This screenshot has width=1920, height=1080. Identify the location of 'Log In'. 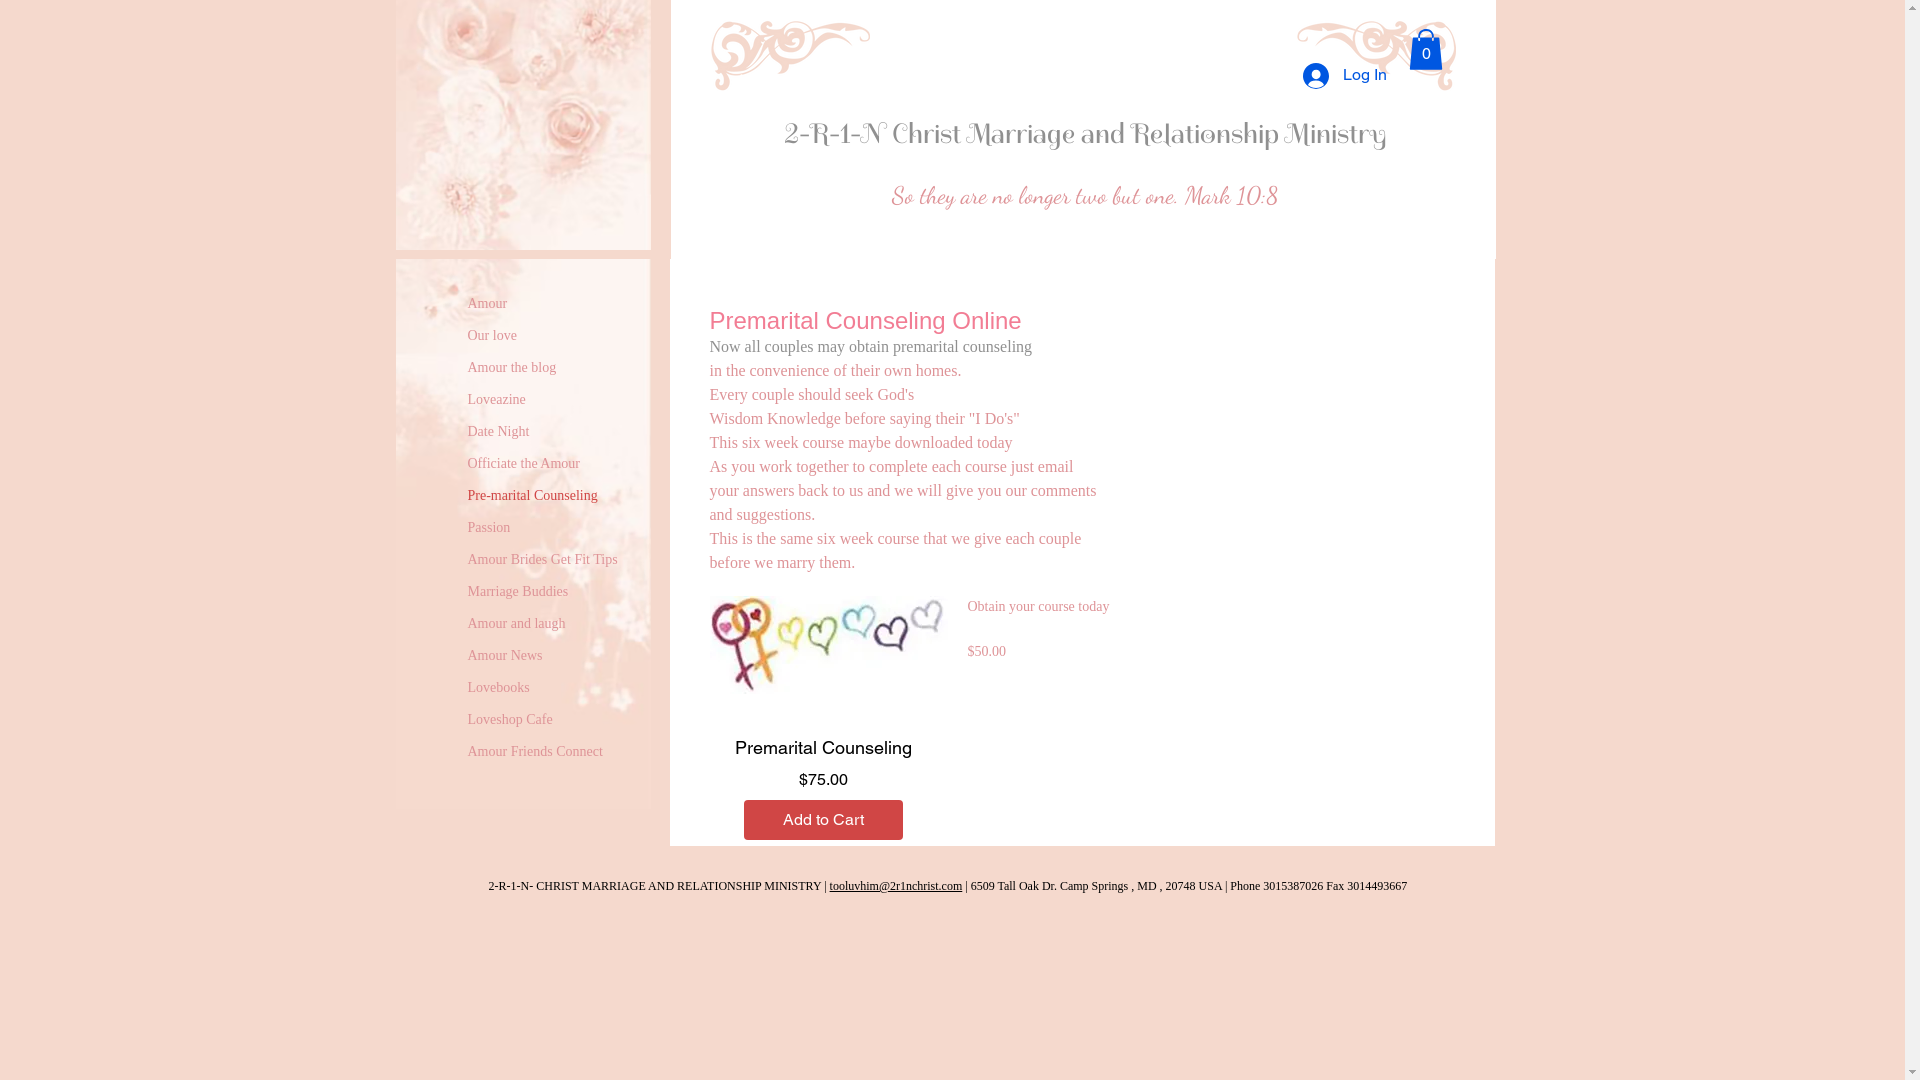
(1344, 75).